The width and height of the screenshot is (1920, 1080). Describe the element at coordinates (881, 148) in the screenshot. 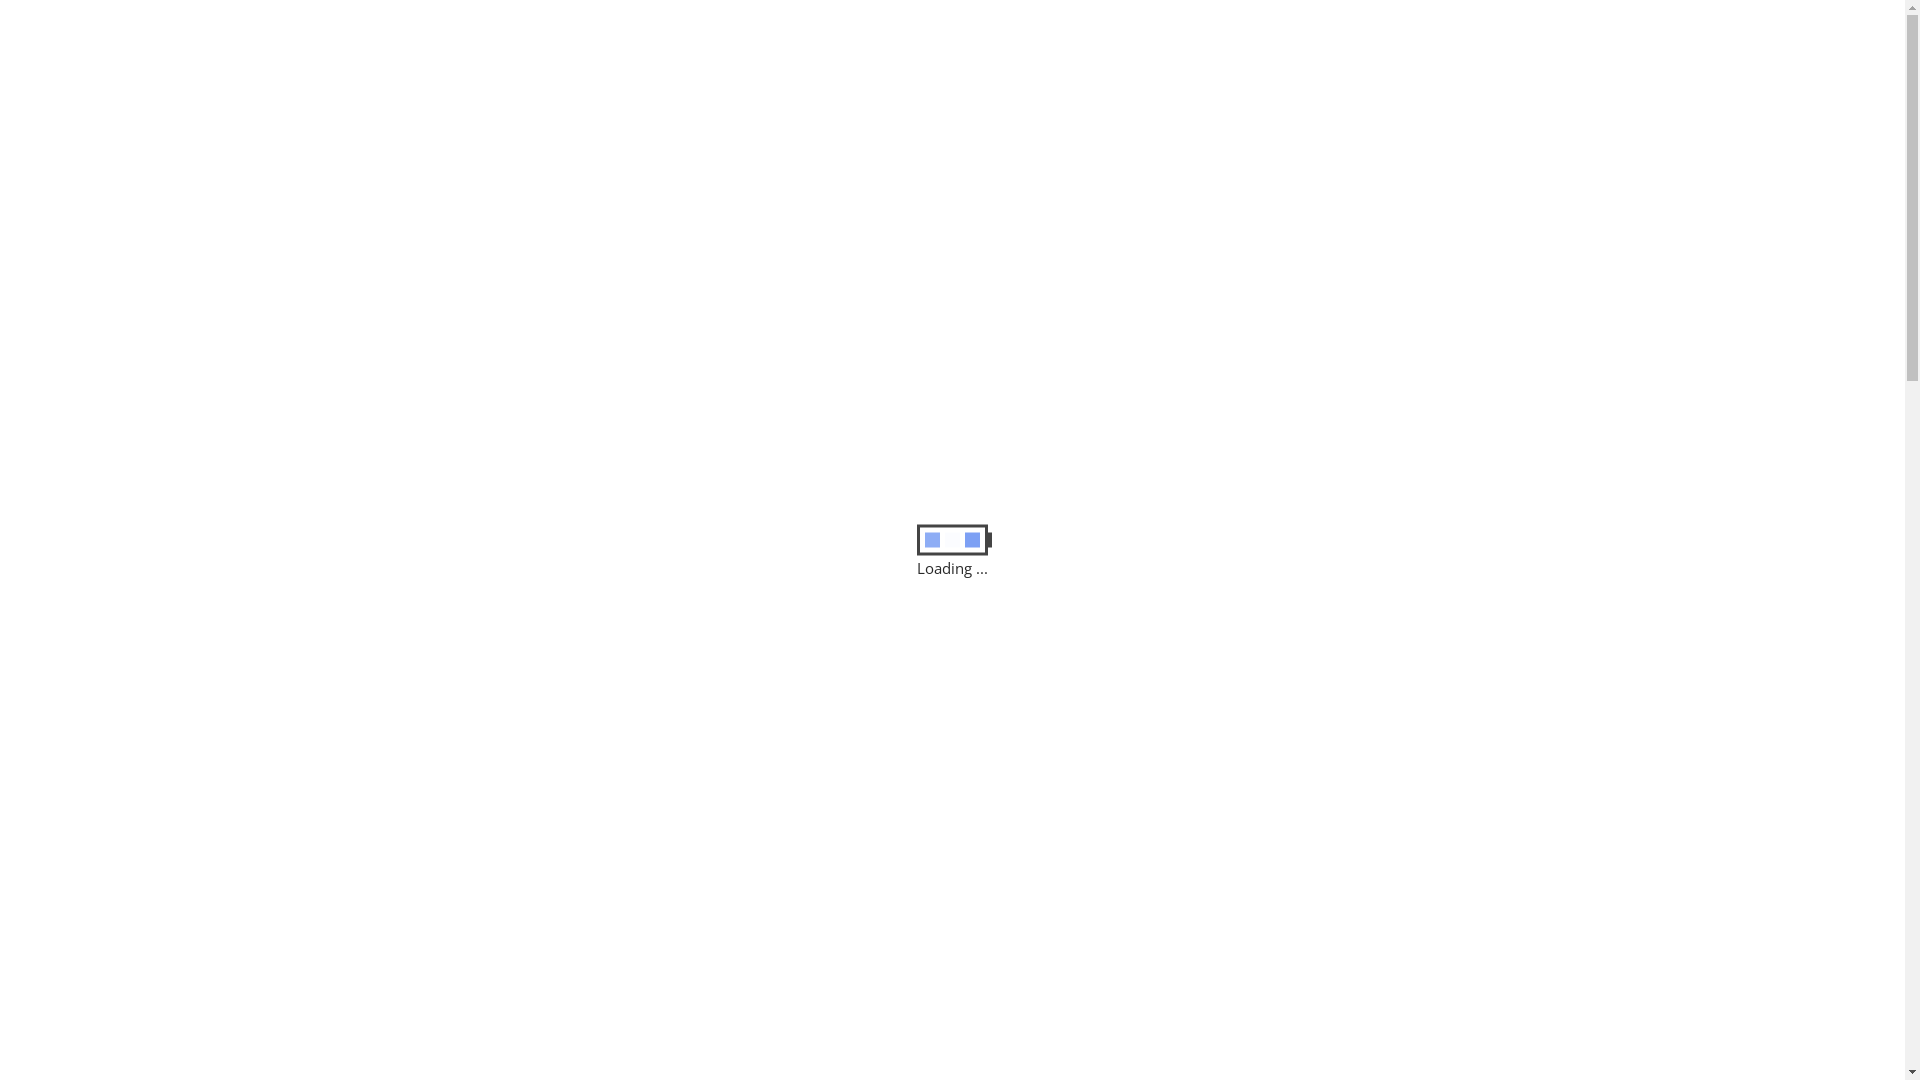

I see `'SERVISI I USLUGE'` at that location.